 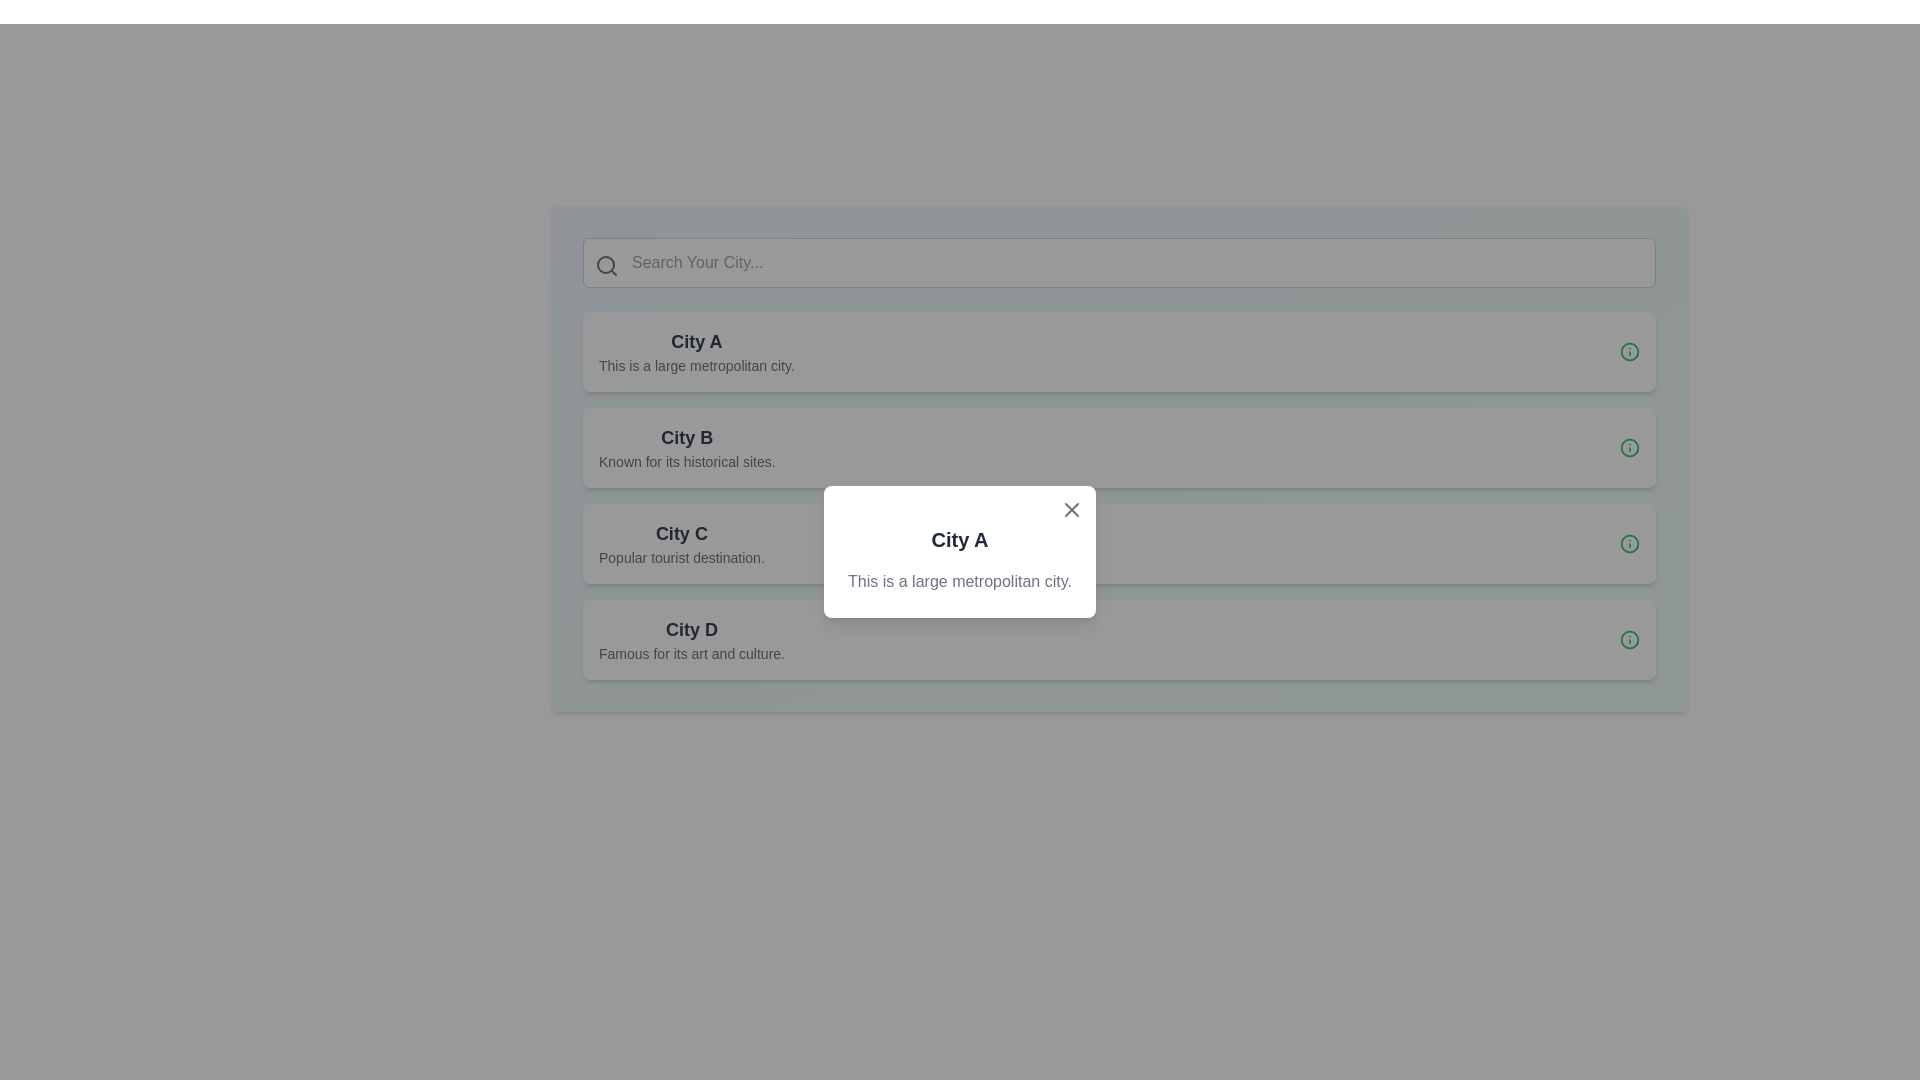 What do you see at coordinates (696, 350) in the screenshot?
I see `the static text display labeled 'City A' which is the first item in a vertical list of city descriptions` at bounding box center [696, 350].